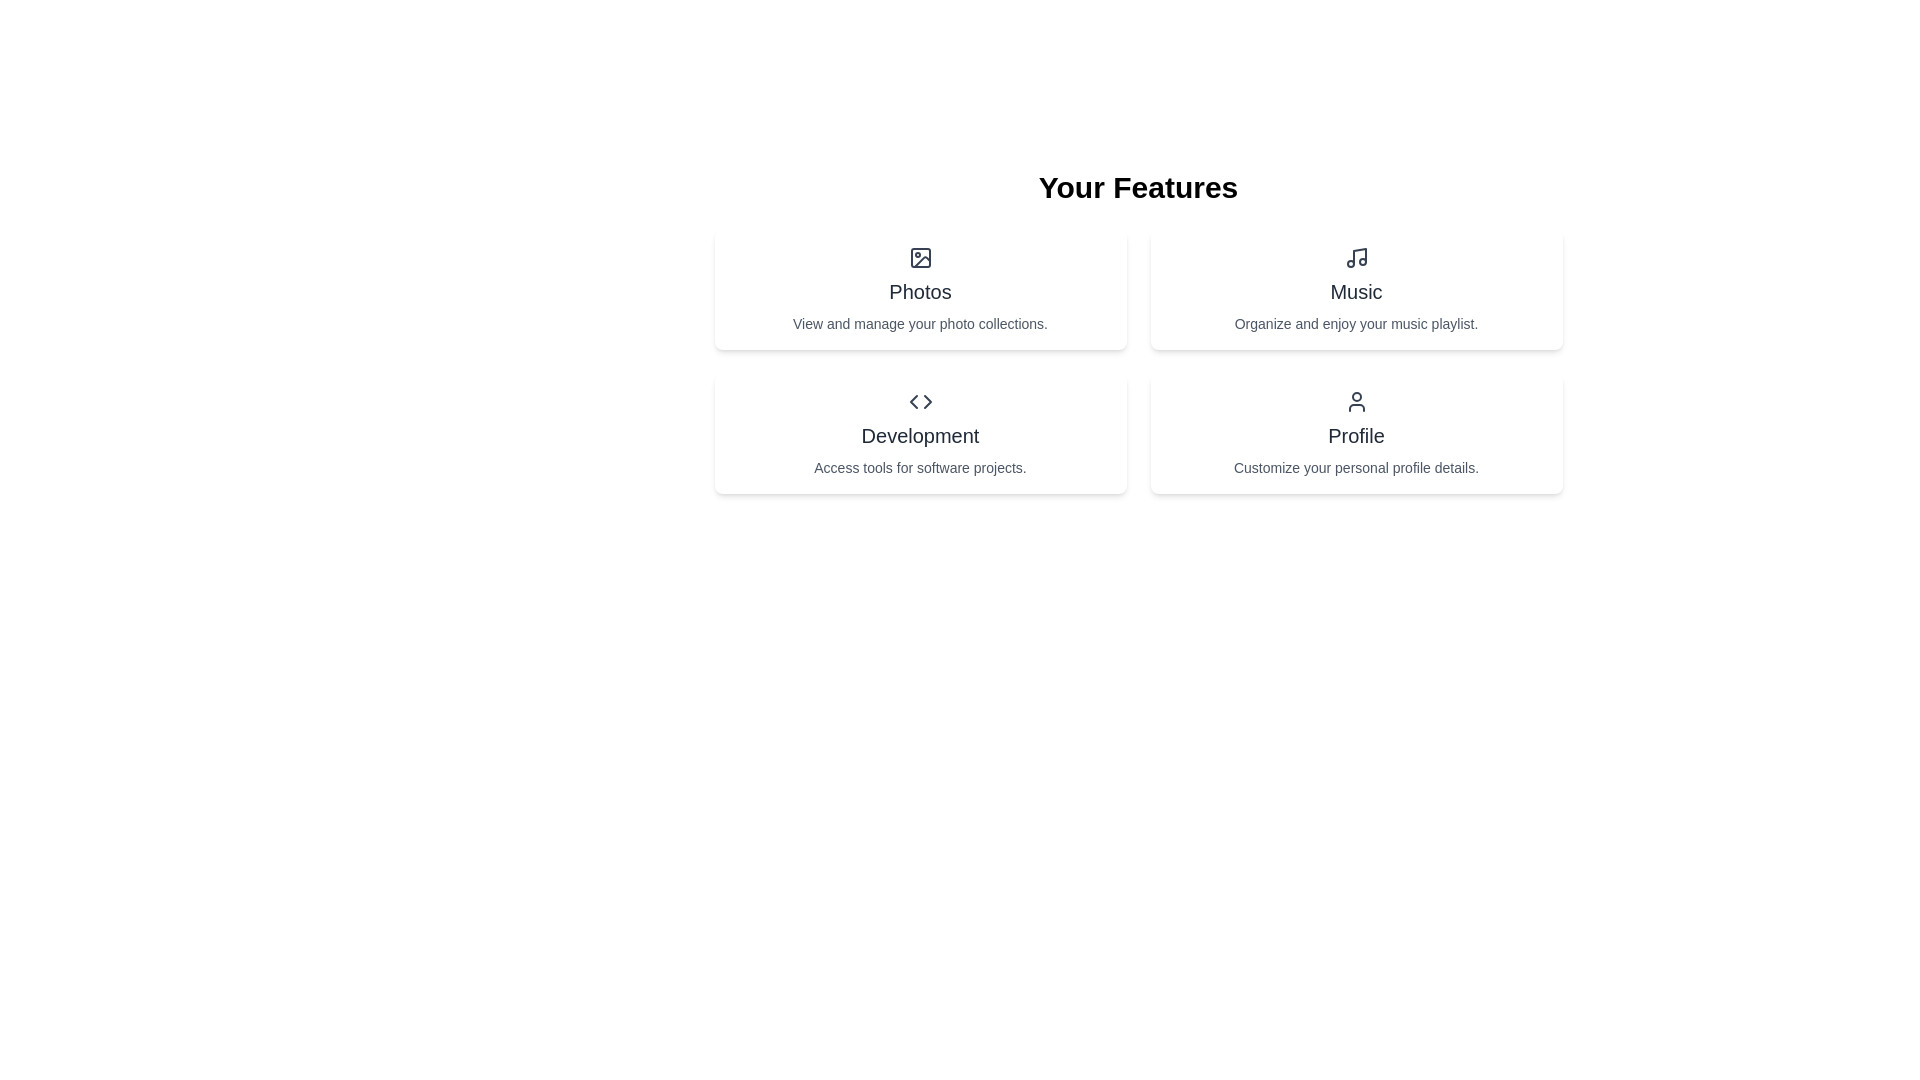  Describe the element at coordinates (1356, 434) in the screenshot. I see `the 'Profile' text label, which is styled with a bold font and dark gray color, located in the middle column of the lower part of a 2x2 grid layout` at that location.